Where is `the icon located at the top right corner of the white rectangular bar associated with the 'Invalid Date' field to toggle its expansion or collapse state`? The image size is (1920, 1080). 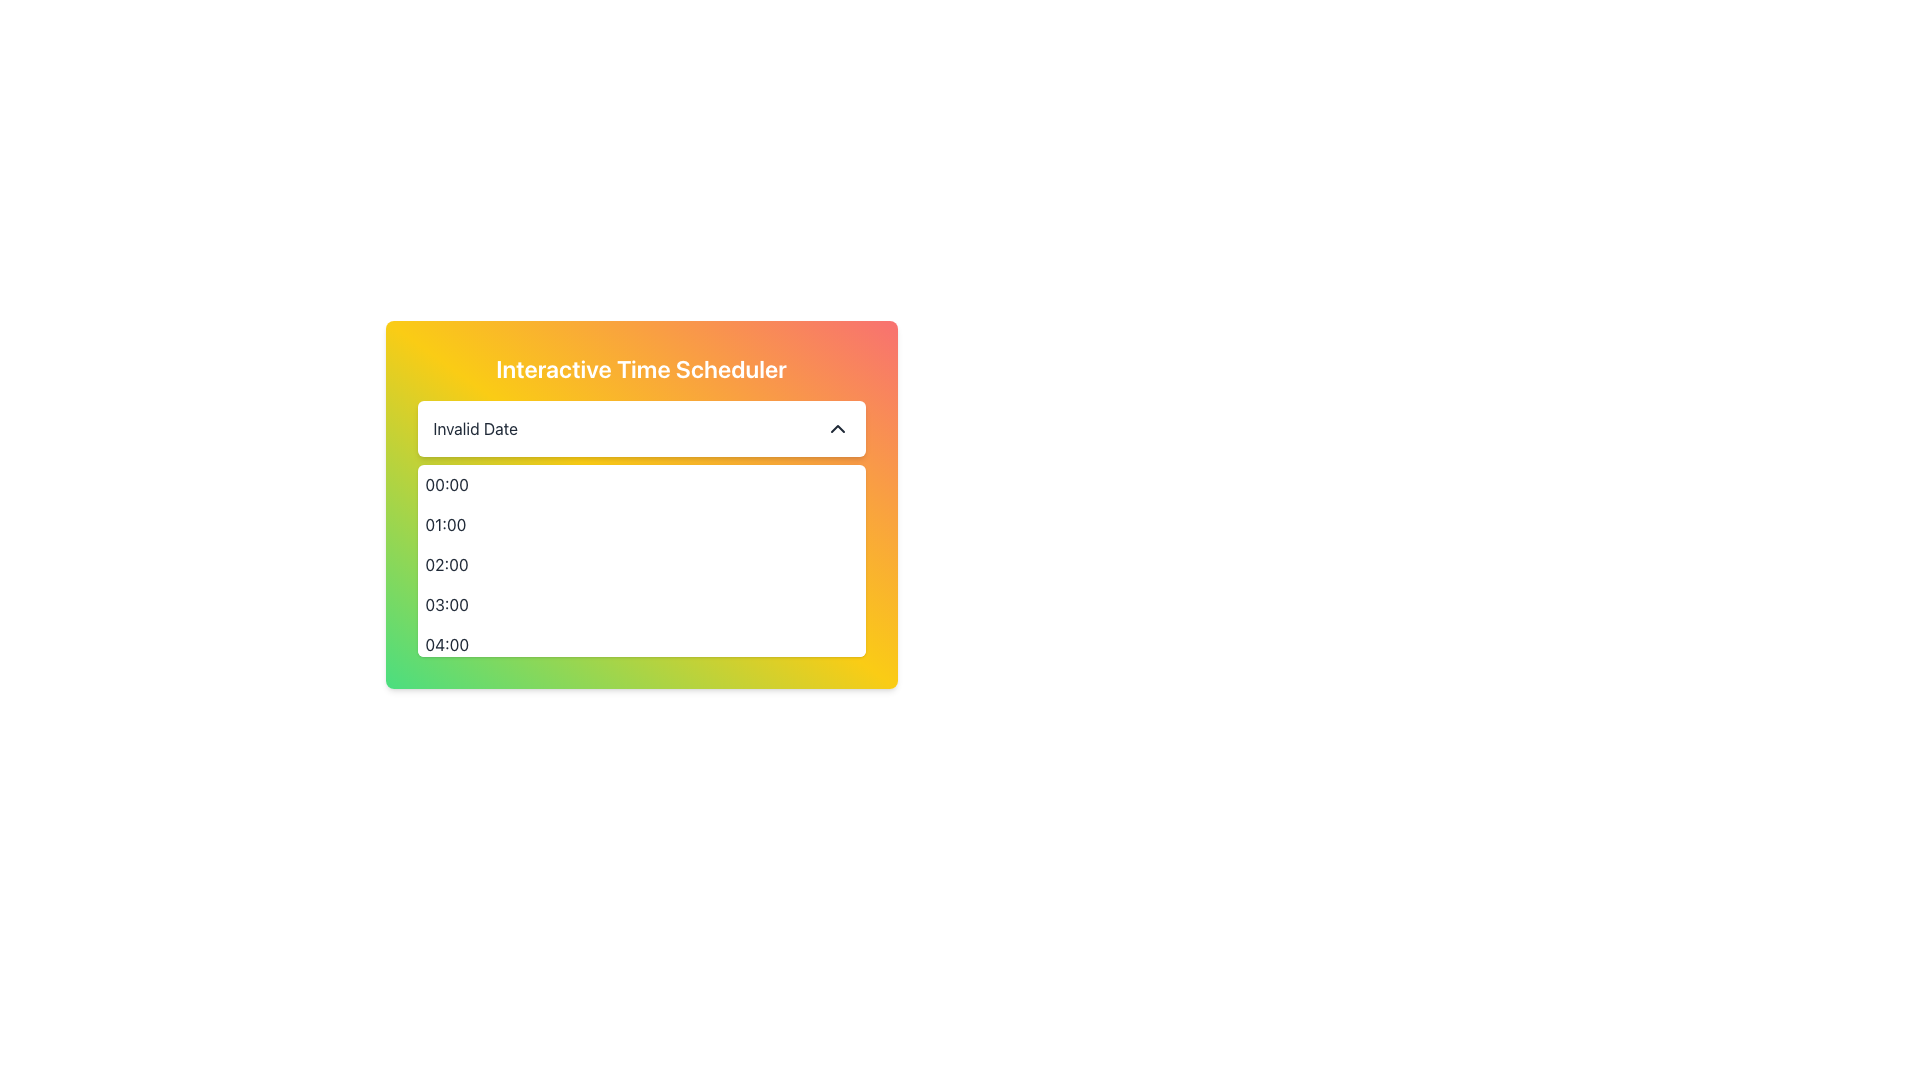 the icon located at the top right corner of the white rectangular bar associated with the 'Invalid Date' field to toggle its expansion or collapse state is located at coordinates (837, 427).